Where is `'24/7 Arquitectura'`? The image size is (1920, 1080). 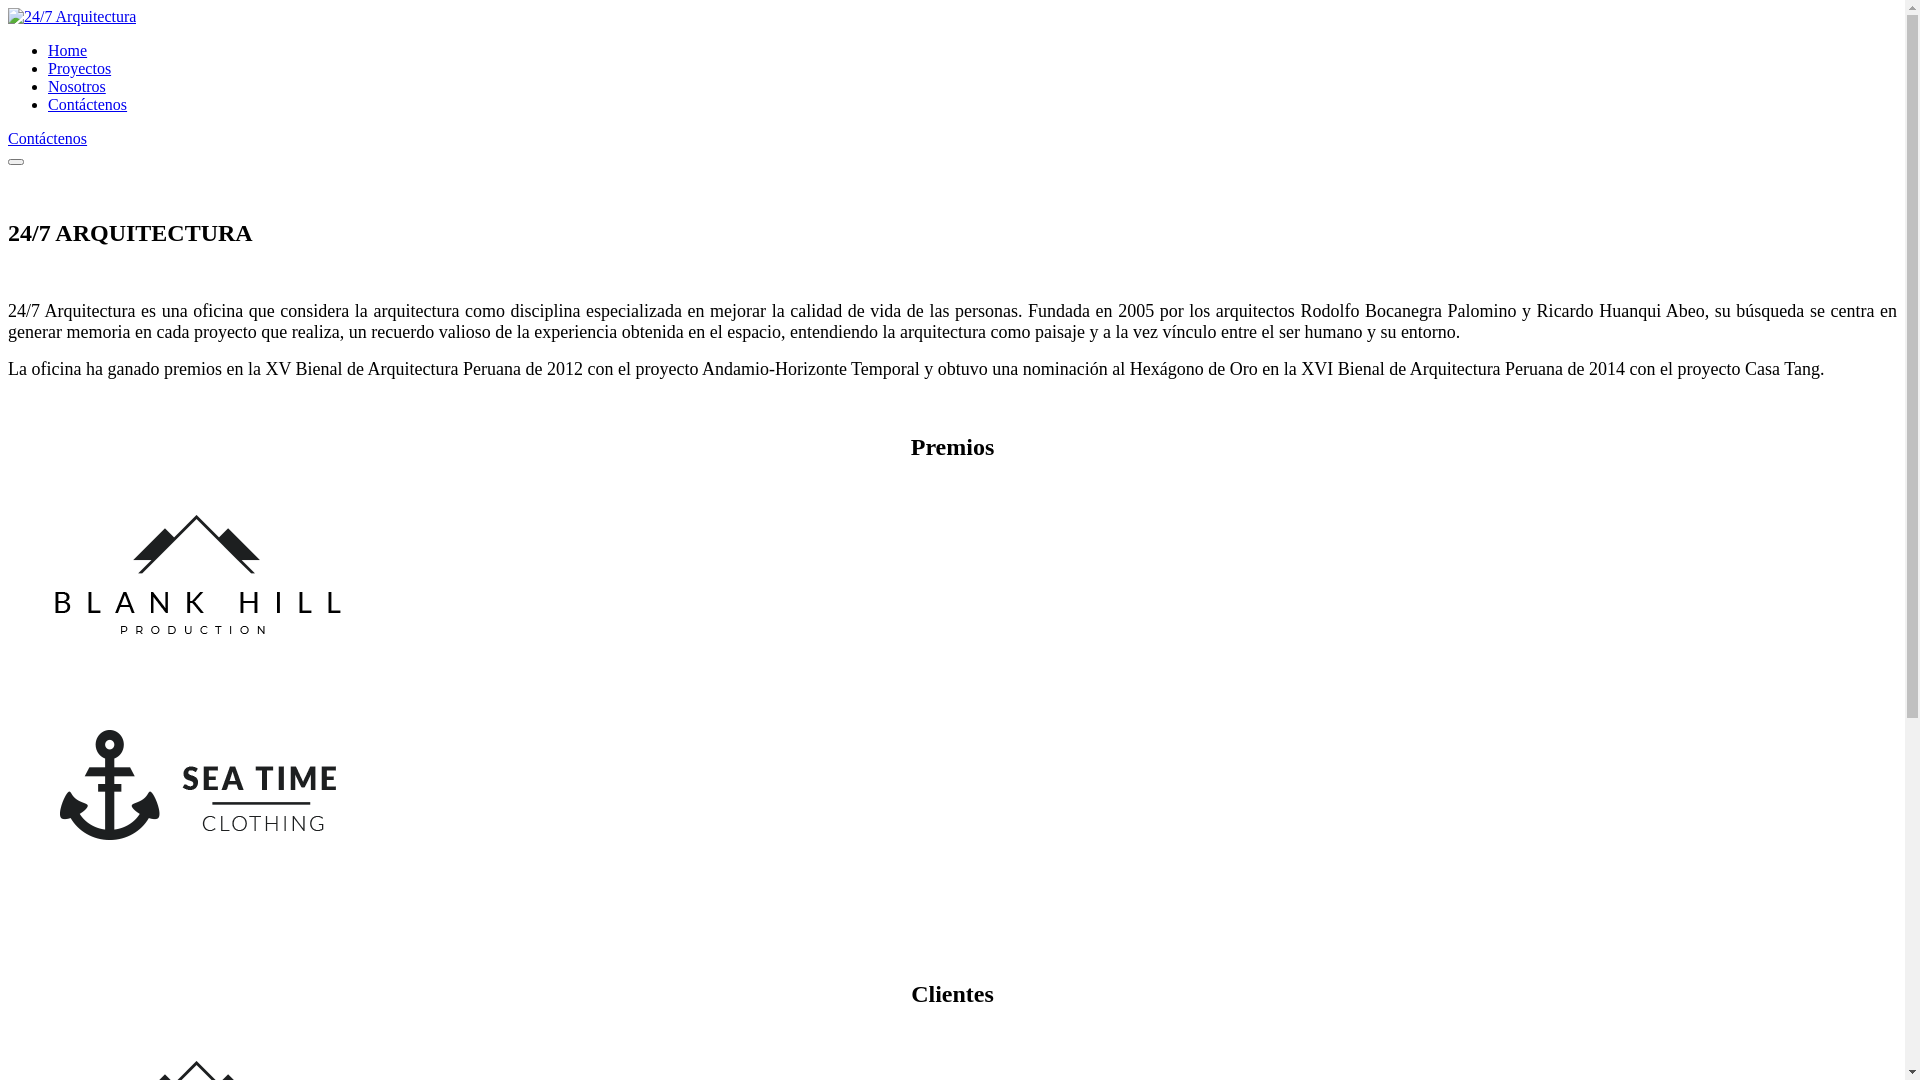
'24/7 Arquitectura' is located at coordinates (72, 16).